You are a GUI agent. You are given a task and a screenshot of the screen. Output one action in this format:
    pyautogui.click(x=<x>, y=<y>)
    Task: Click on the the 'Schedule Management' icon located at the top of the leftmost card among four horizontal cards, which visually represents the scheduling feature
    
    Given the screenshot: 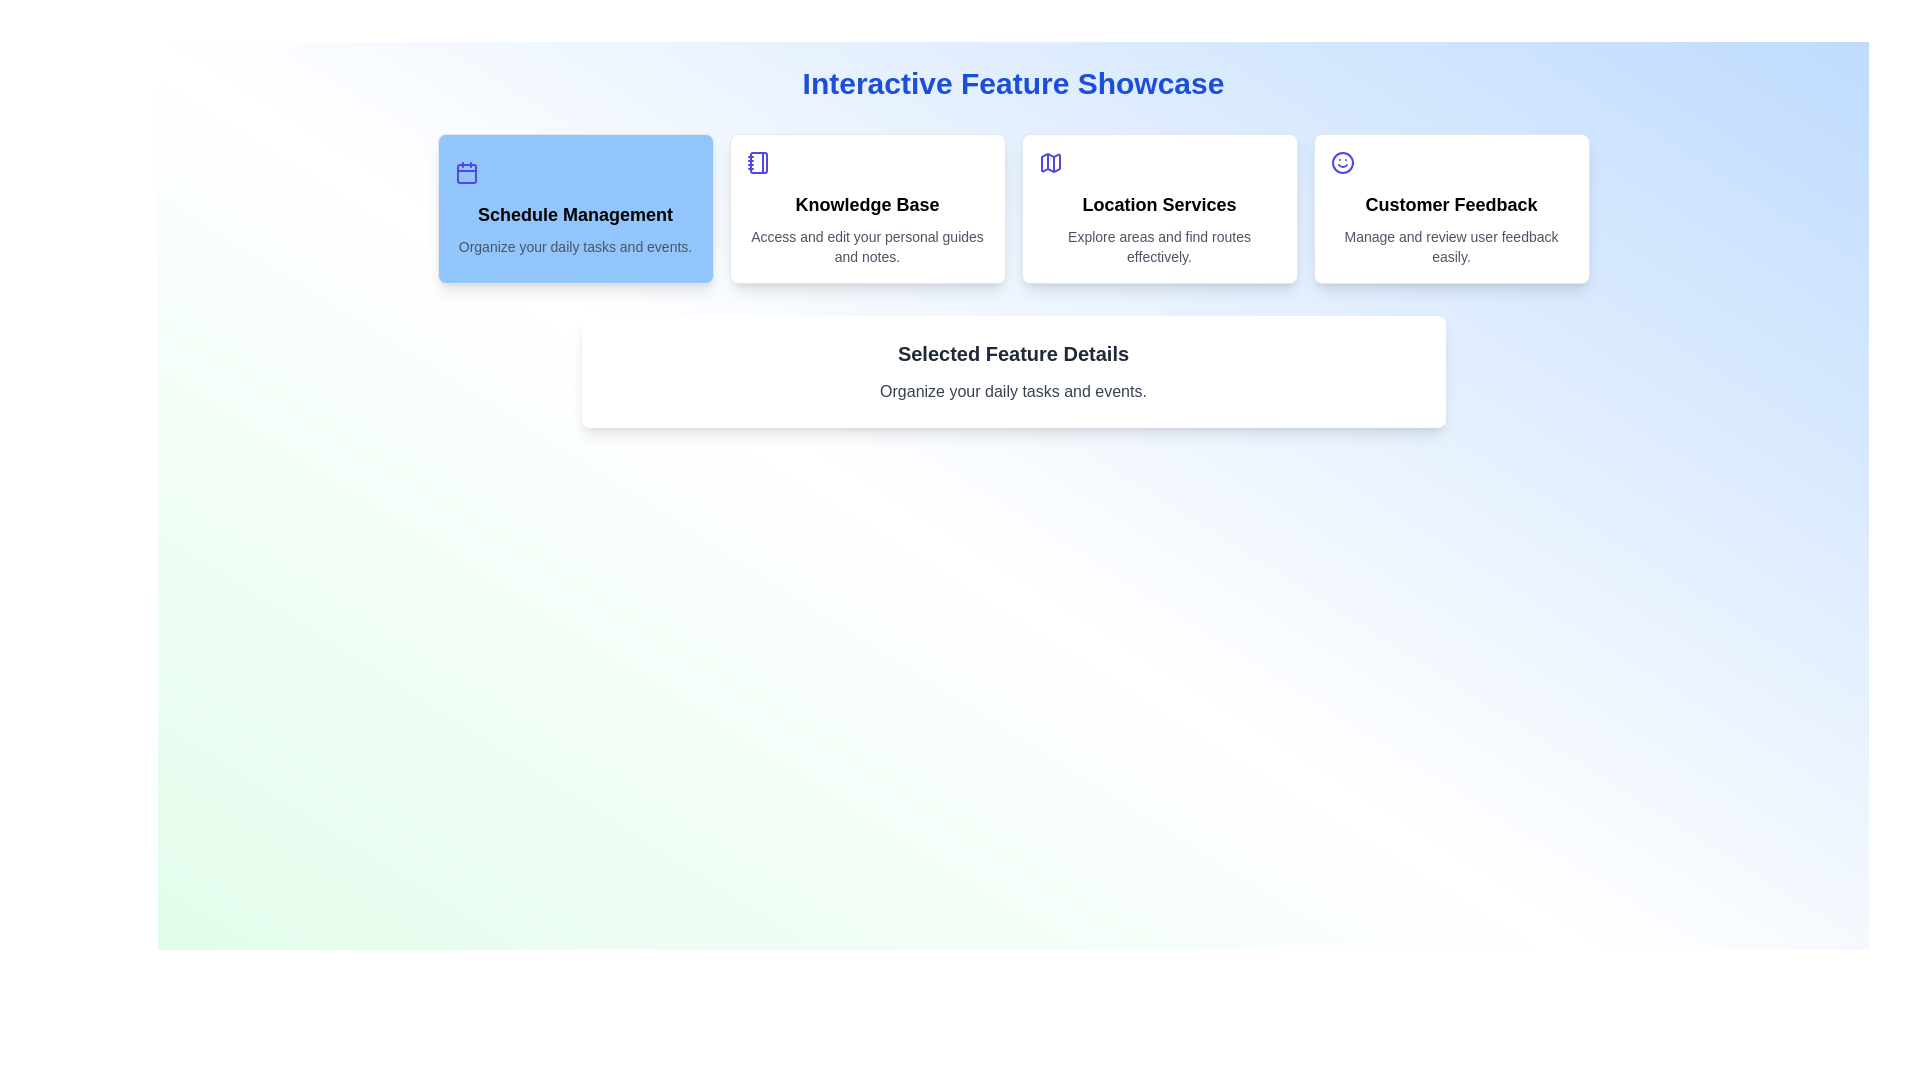 What is the action you would take?
    pyautogui.click(x=465, y=172)
    